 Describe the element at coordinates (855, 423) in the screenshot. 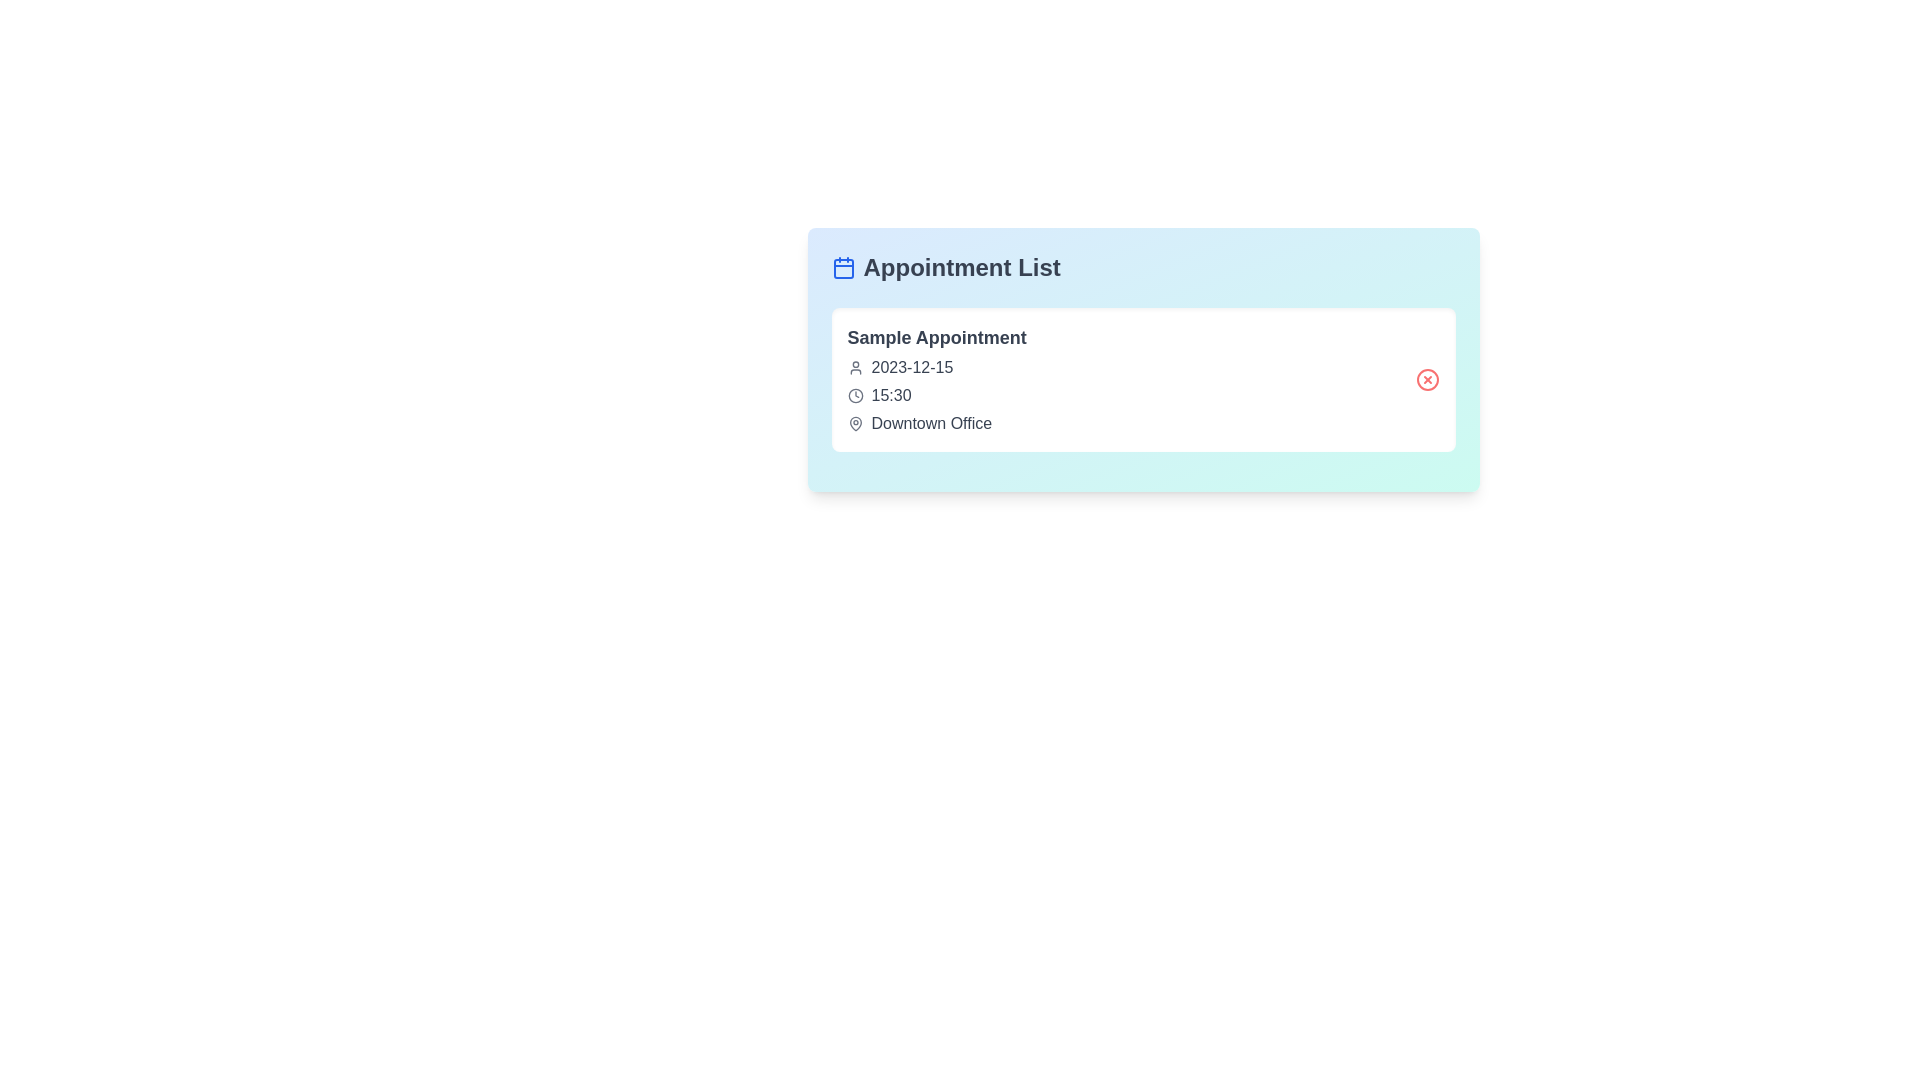

I see `the geographical location icon represented by a larger map pin shape in the third row of the appointment details card, positioned to the left of the text 'Downtown Office'` at that location.